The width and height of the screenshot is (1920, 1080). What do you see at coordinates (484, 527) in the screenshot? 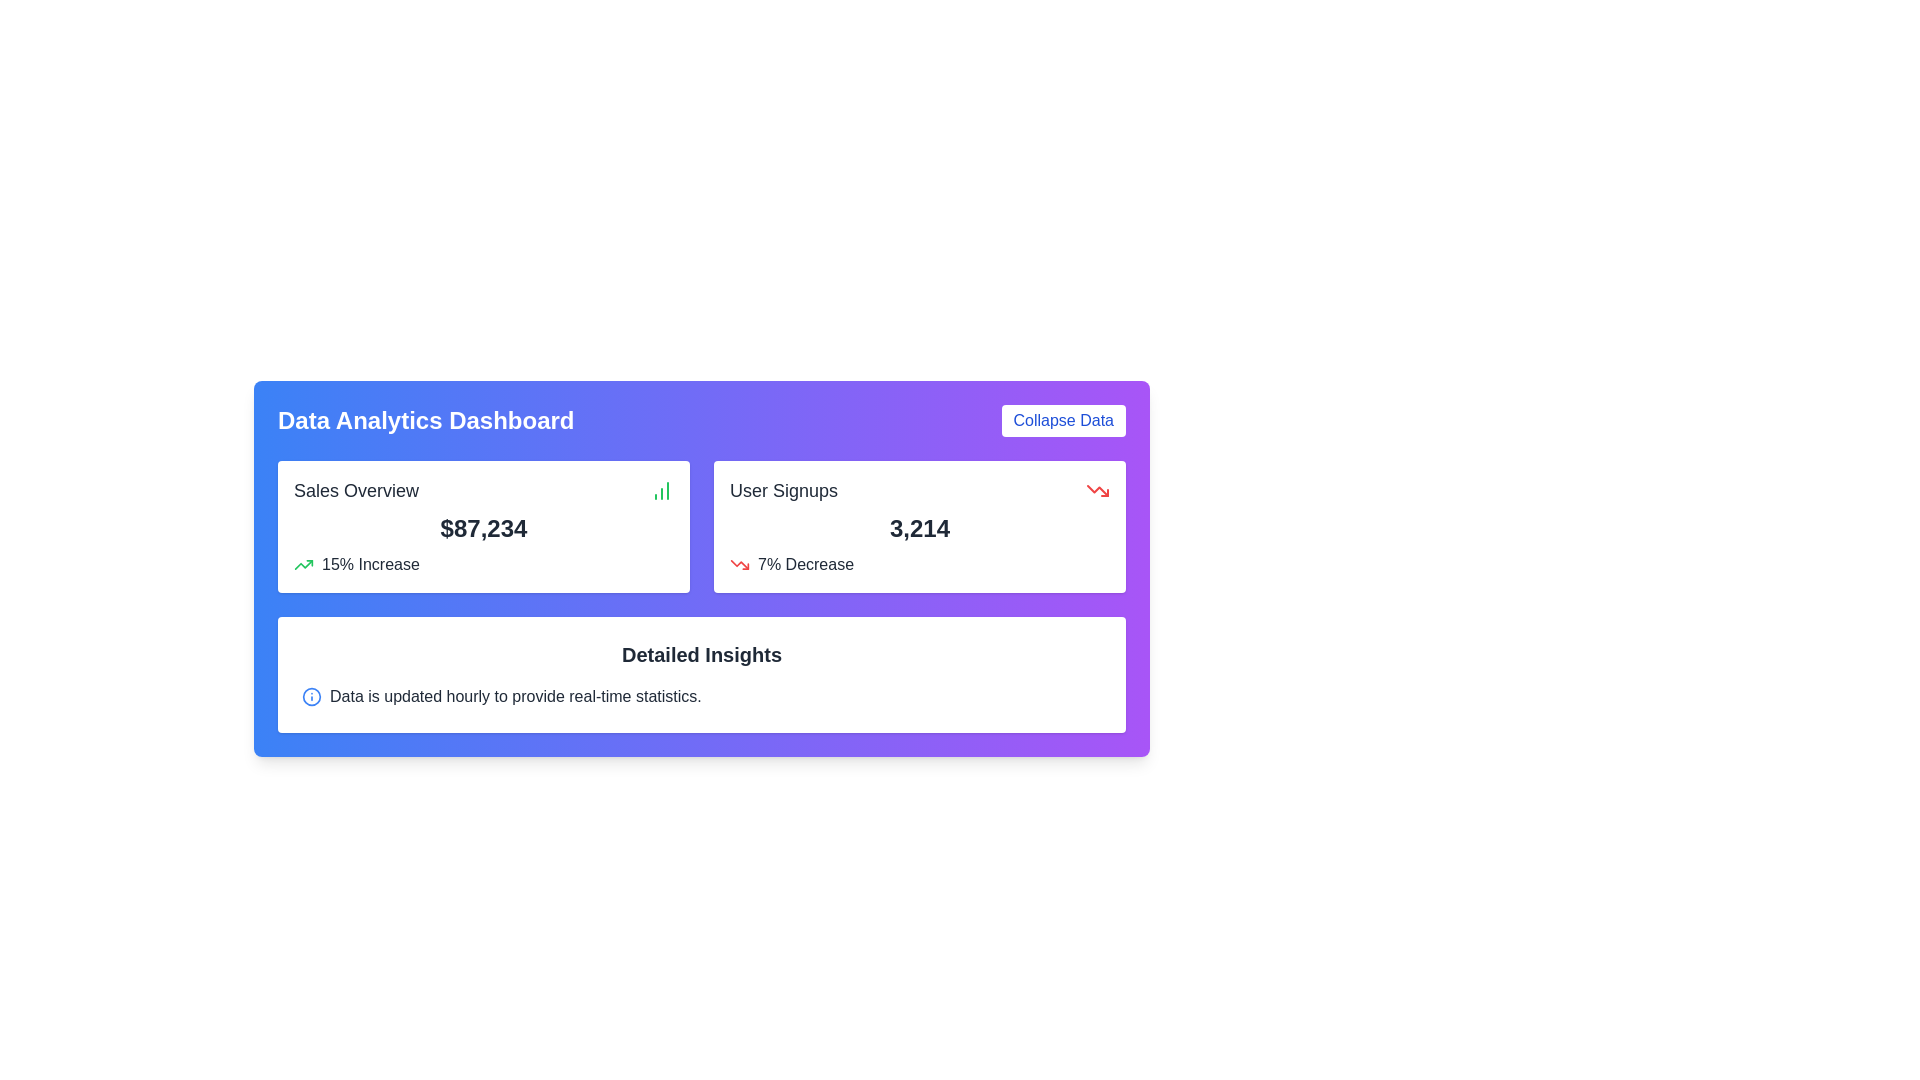
I see `the static Text Display element that shows the summarized sales figure, located centrally in the 'Sales Overview' card` at bounding box center [484, 527].